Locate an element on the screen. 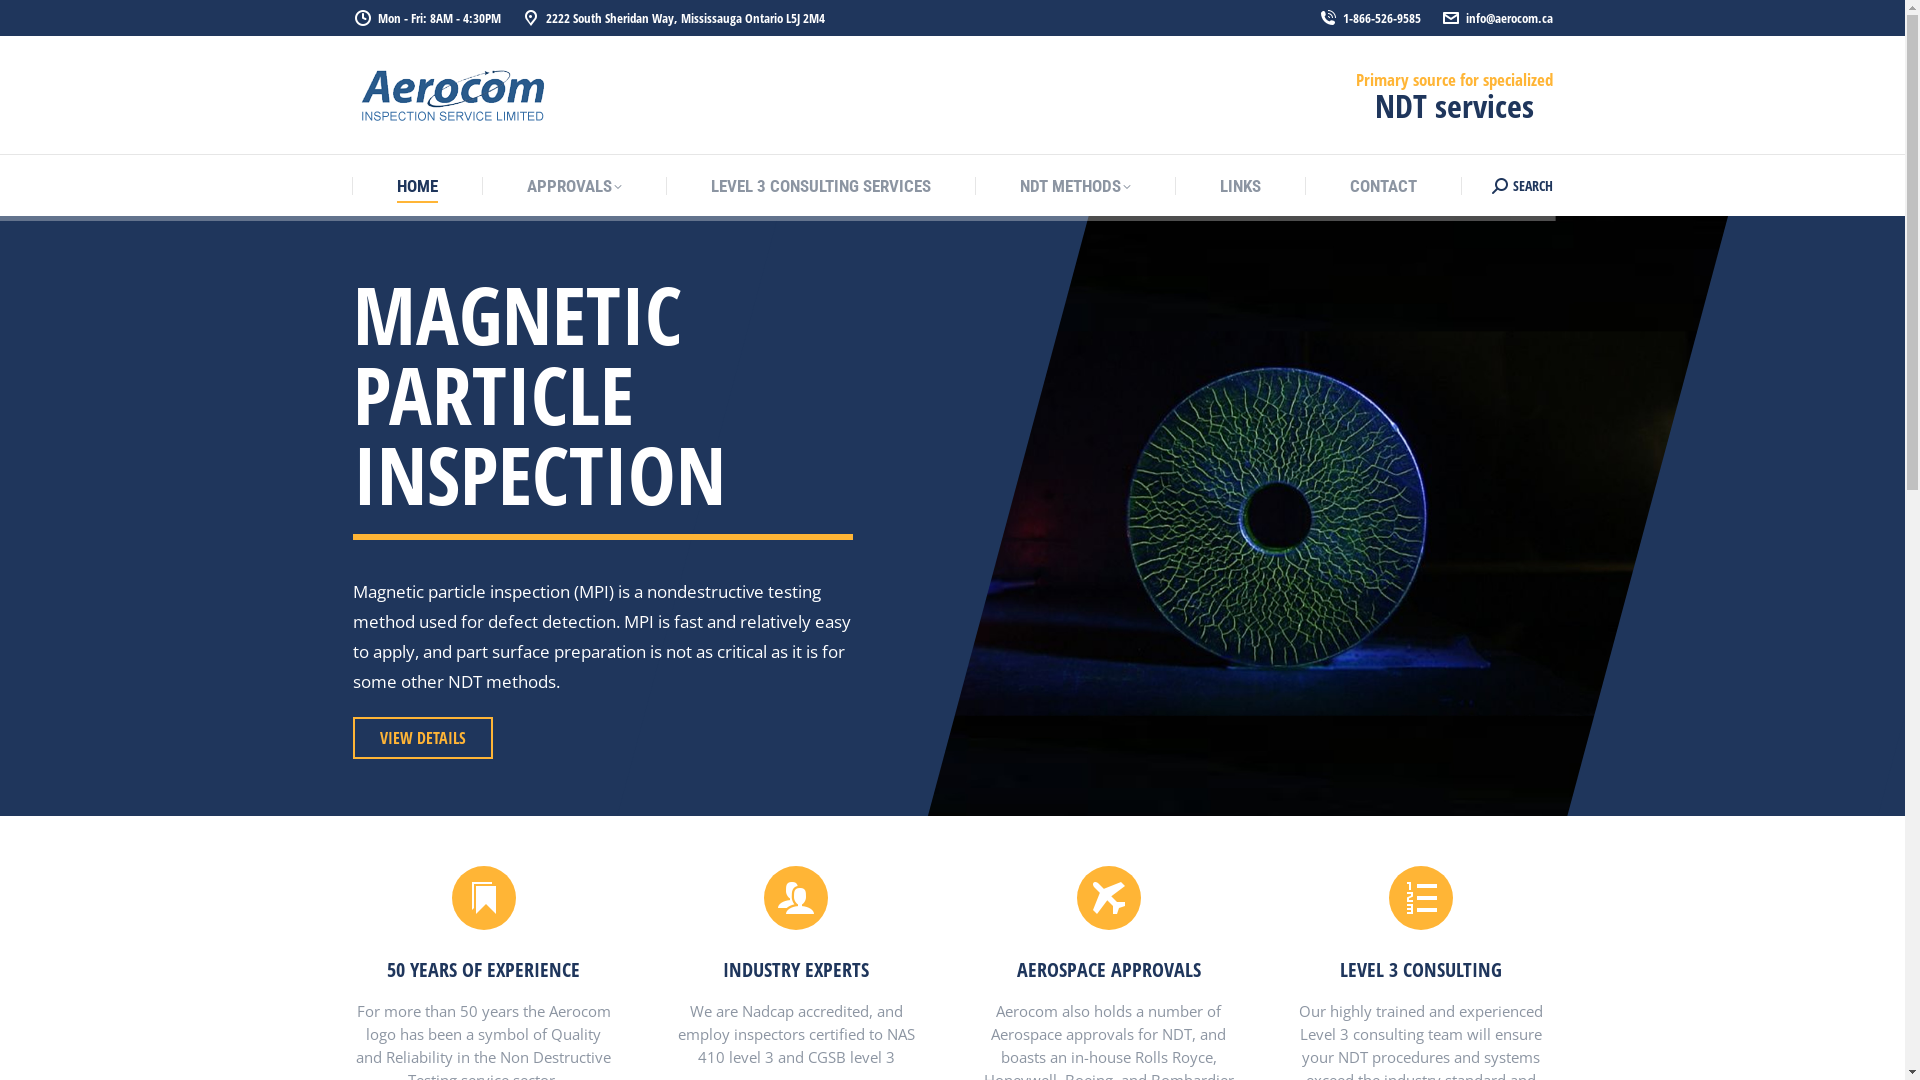 The width and height of the screenshot is (1920, 1080). 'CONTACT' is located at coordinates (1382, 186).